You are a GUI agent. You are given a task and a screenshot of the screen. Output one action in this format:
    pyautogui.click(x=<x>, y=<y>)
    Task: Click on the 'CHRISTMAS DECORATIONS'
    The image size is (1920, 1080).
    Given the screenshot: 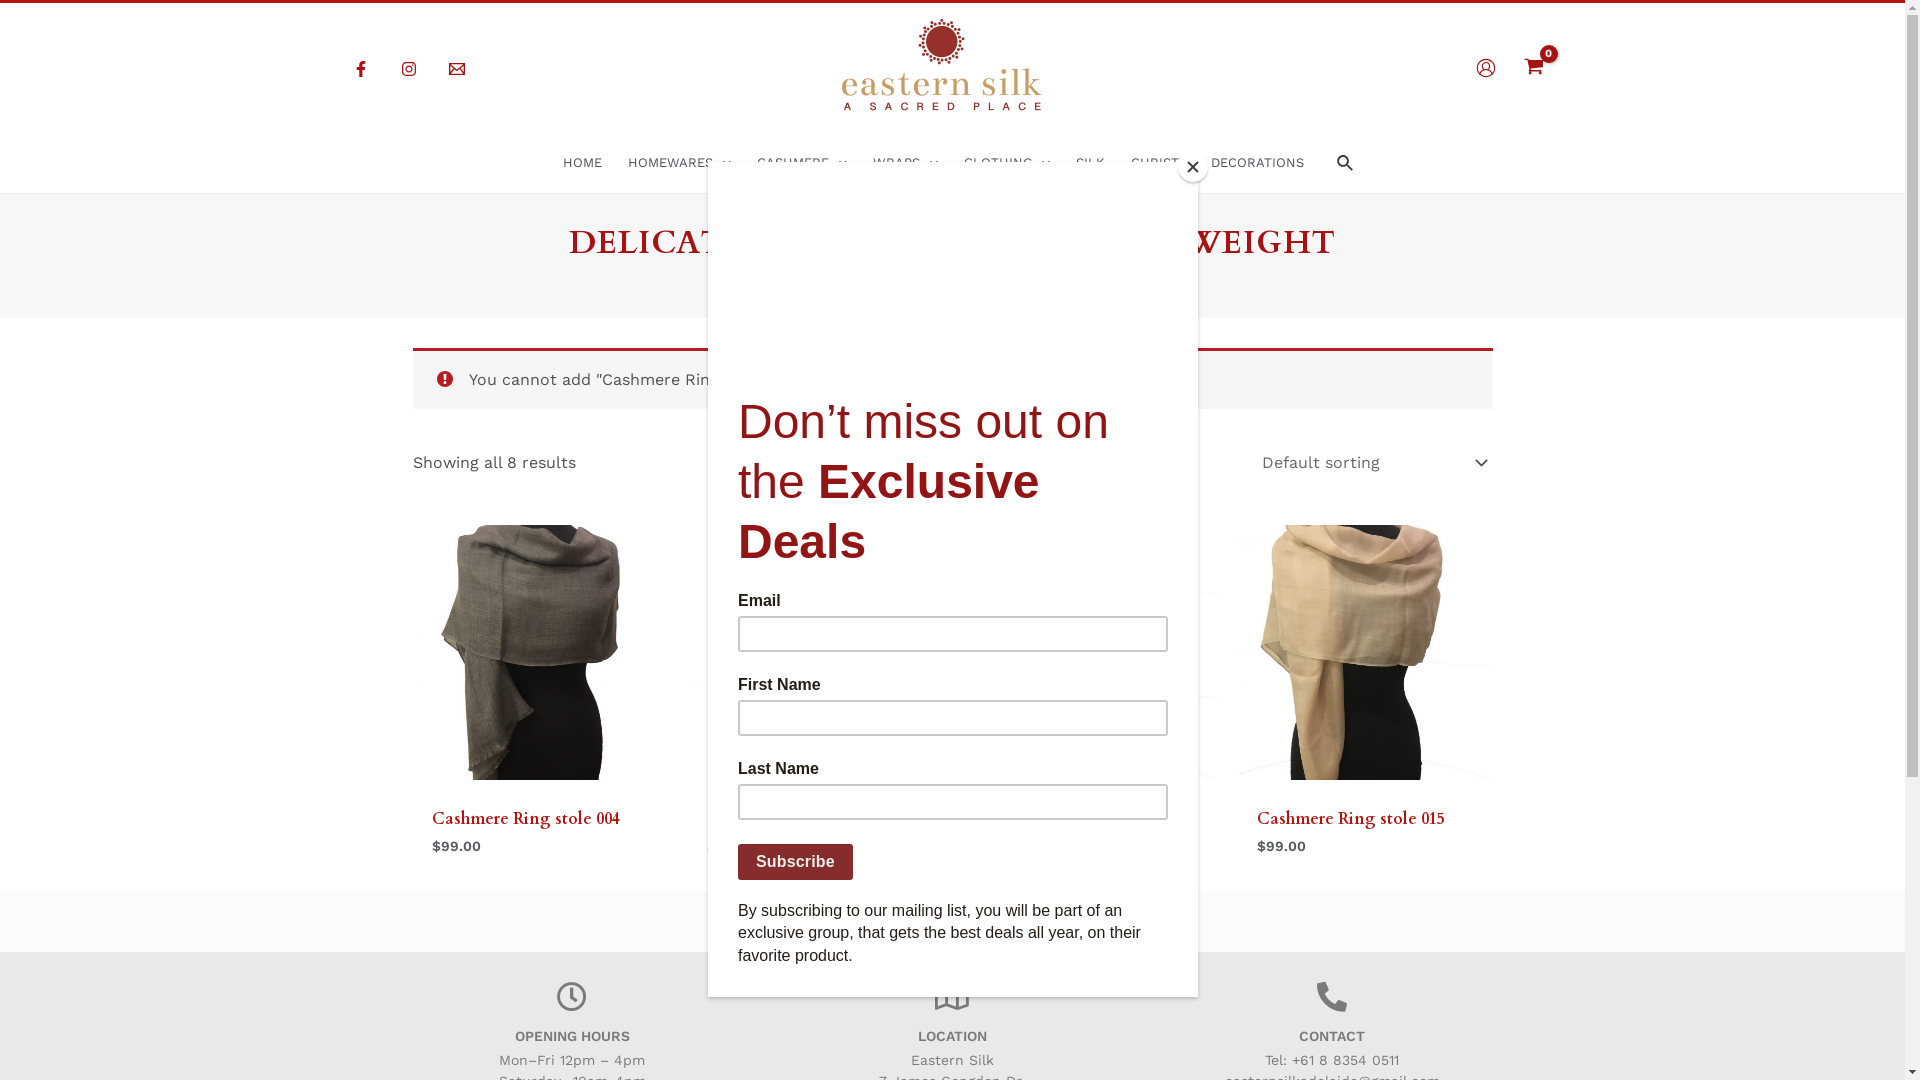 What is the action you would take?
    pyautogui.click(x=1117, y=161)
    